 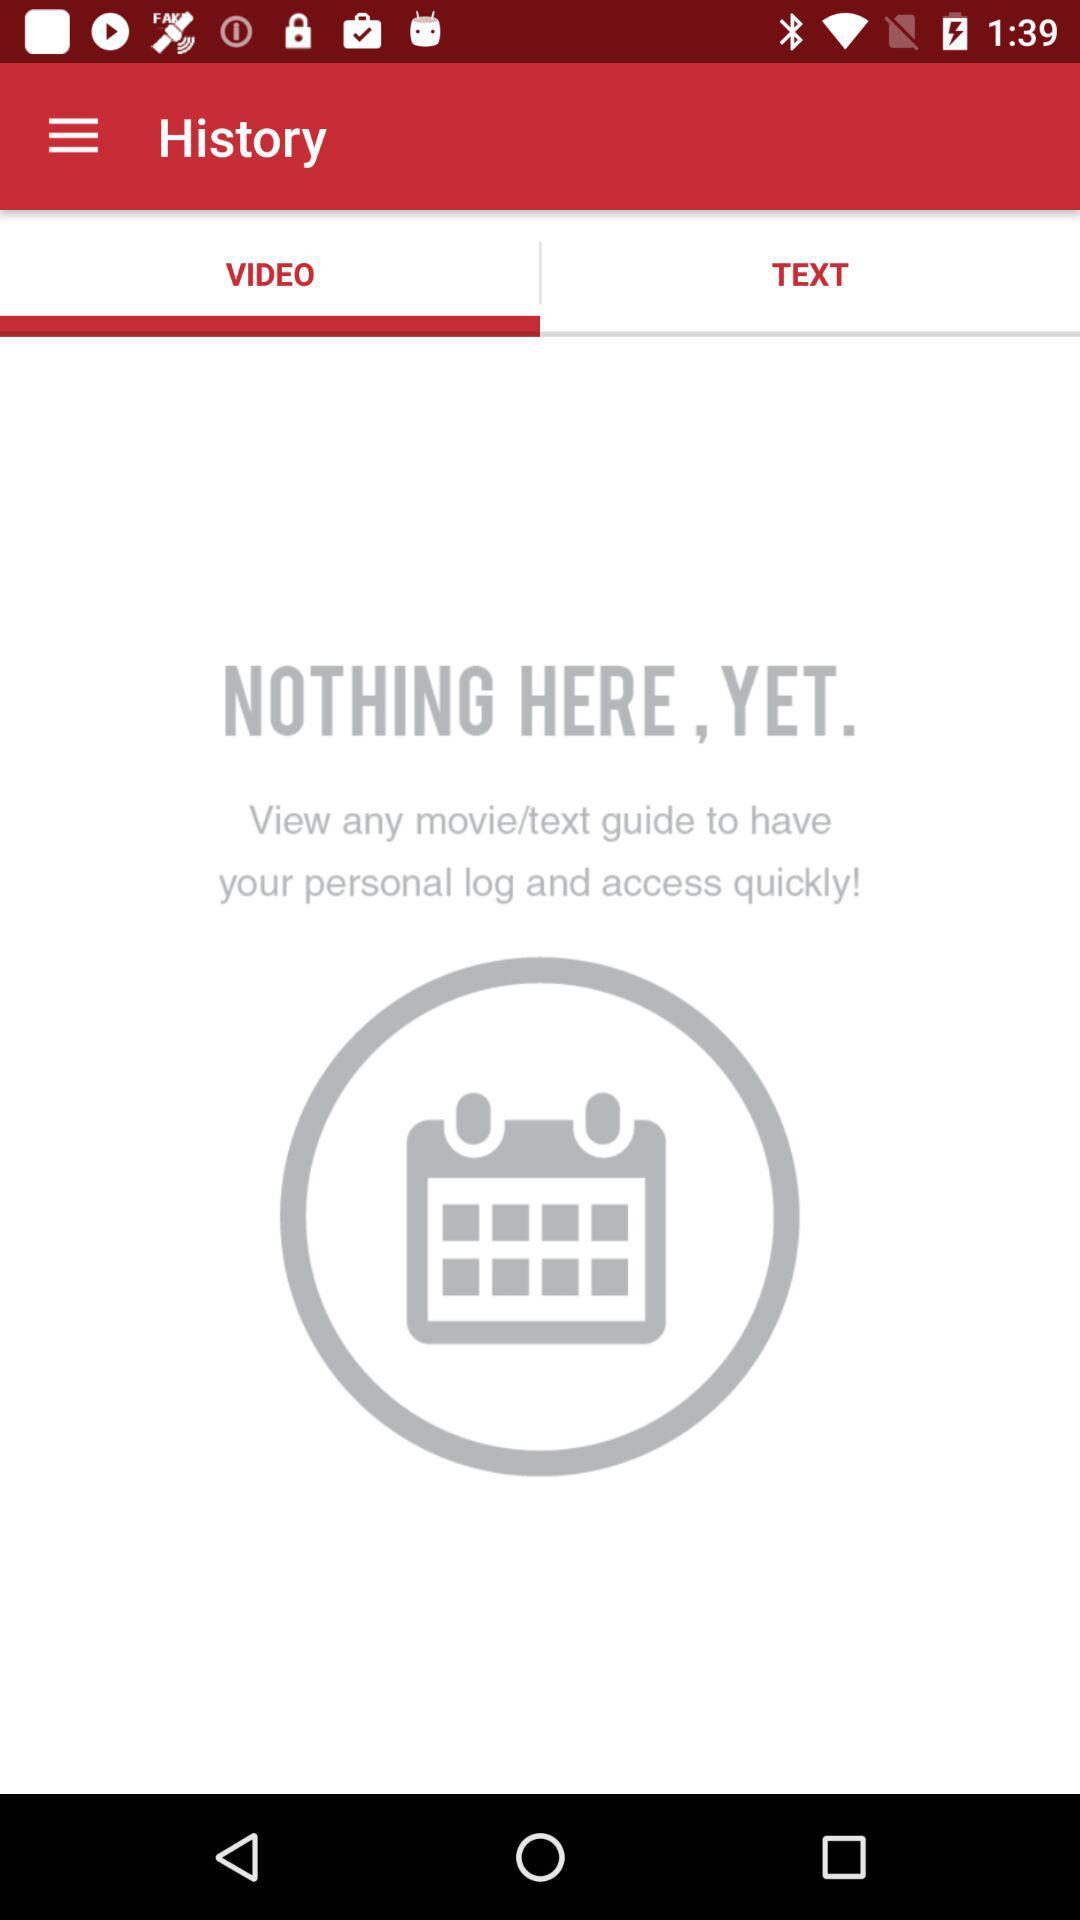 What do you see at coordinates (270, 272) in the screenshot?
I see `the icon next to text app` at bounding box center [270, 272].